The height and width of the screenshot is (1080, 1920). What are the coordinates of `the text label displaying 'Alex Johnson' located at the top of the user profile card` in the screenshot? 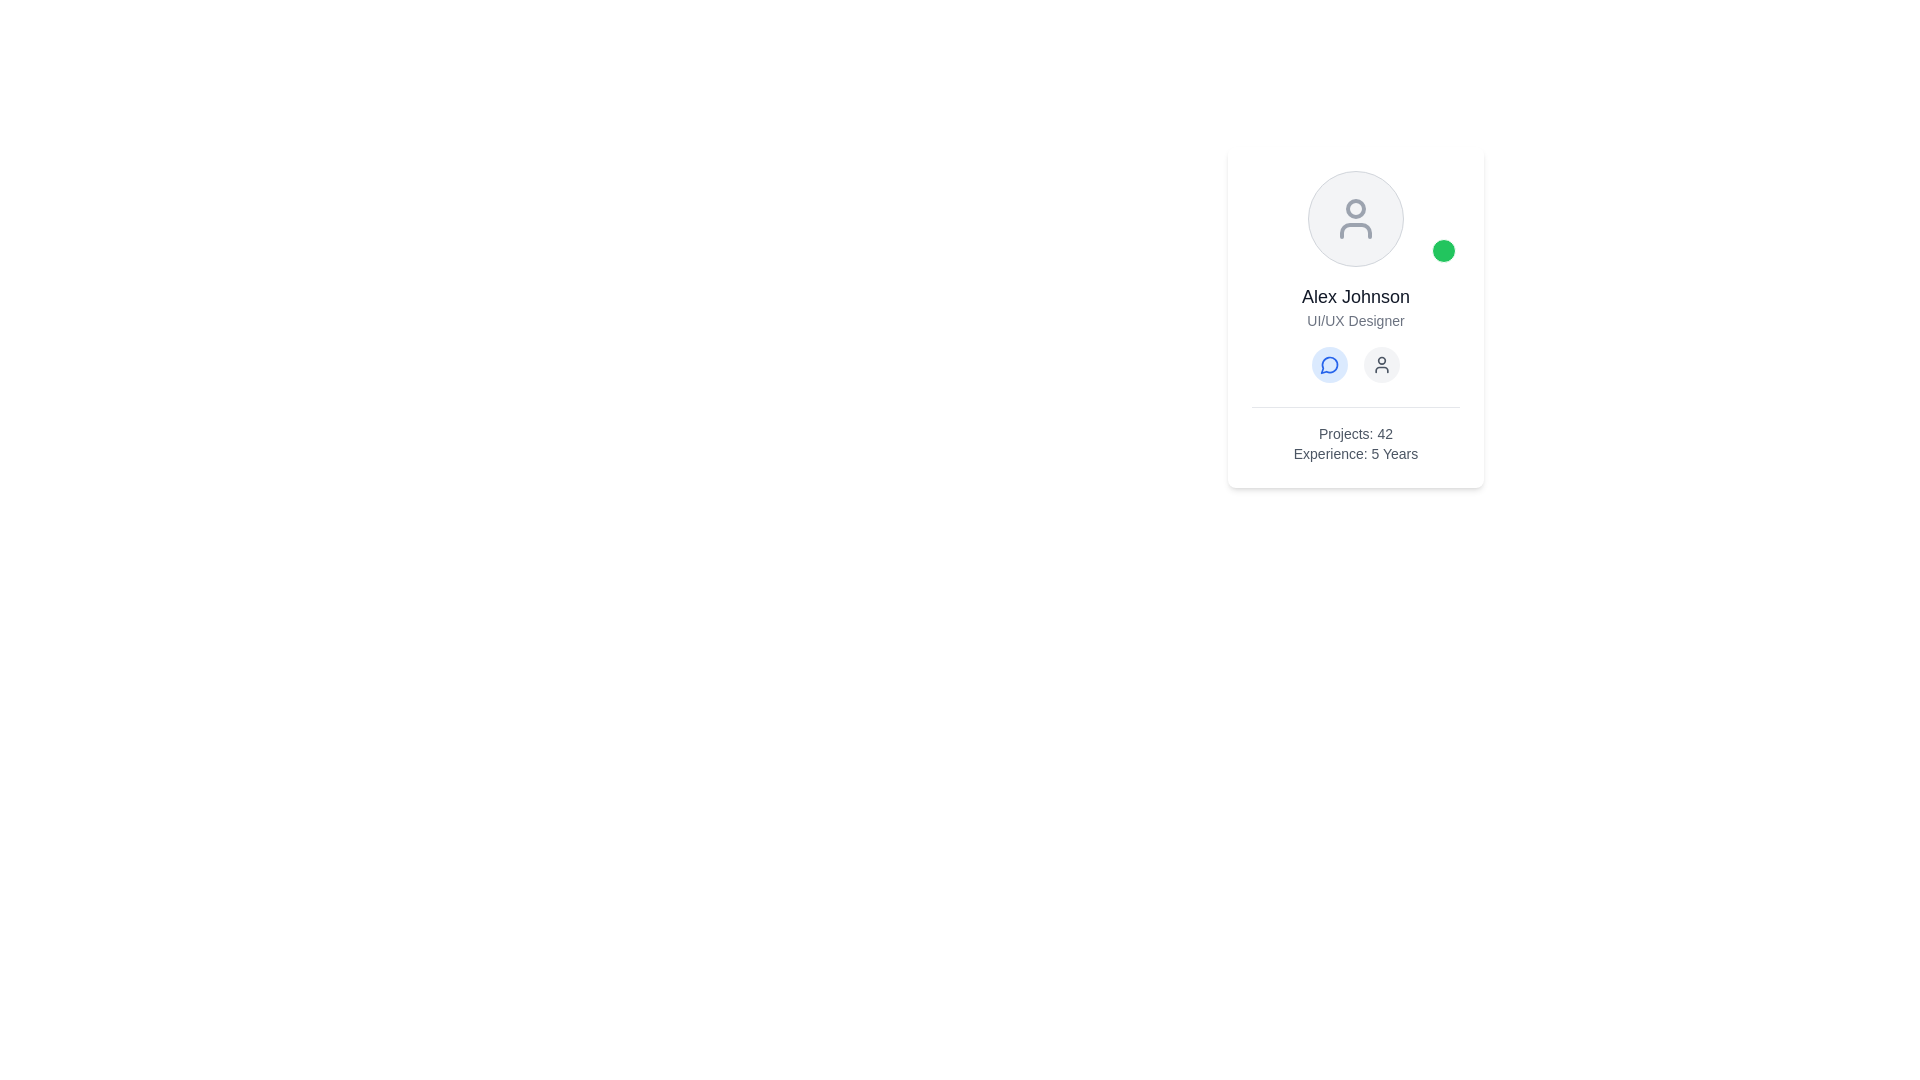 It's located at (1356, 297).